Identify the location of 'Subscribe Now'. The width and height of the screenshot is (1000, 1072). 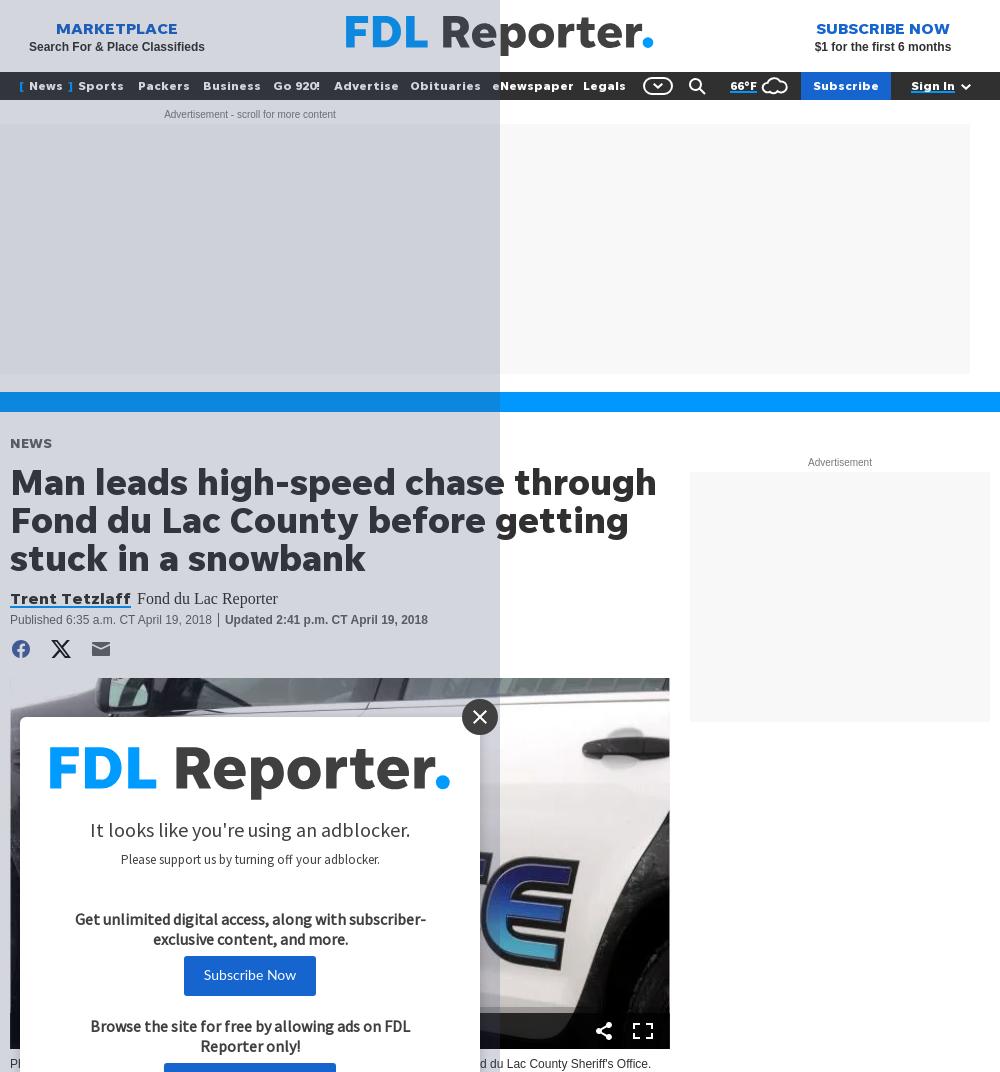
(248, 973).